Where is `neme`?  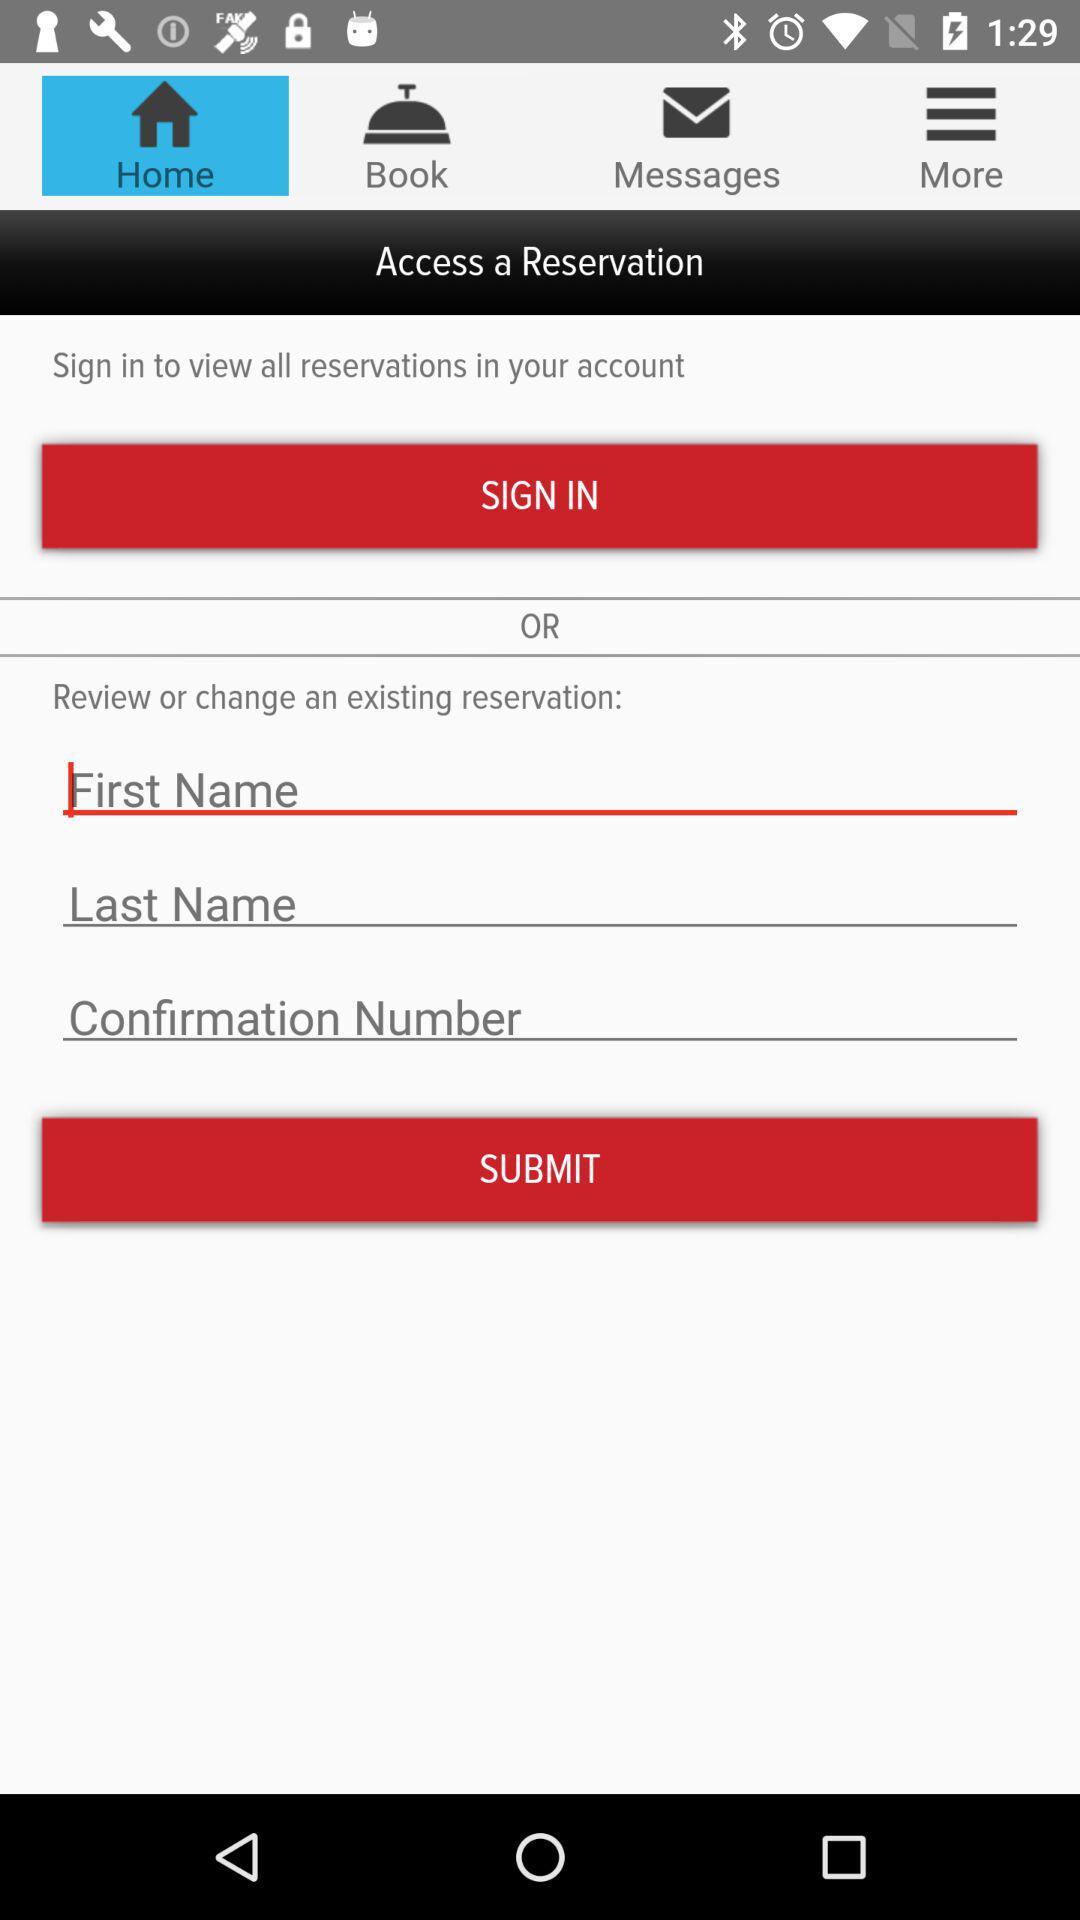
neme is located at coordinates (540, 902).